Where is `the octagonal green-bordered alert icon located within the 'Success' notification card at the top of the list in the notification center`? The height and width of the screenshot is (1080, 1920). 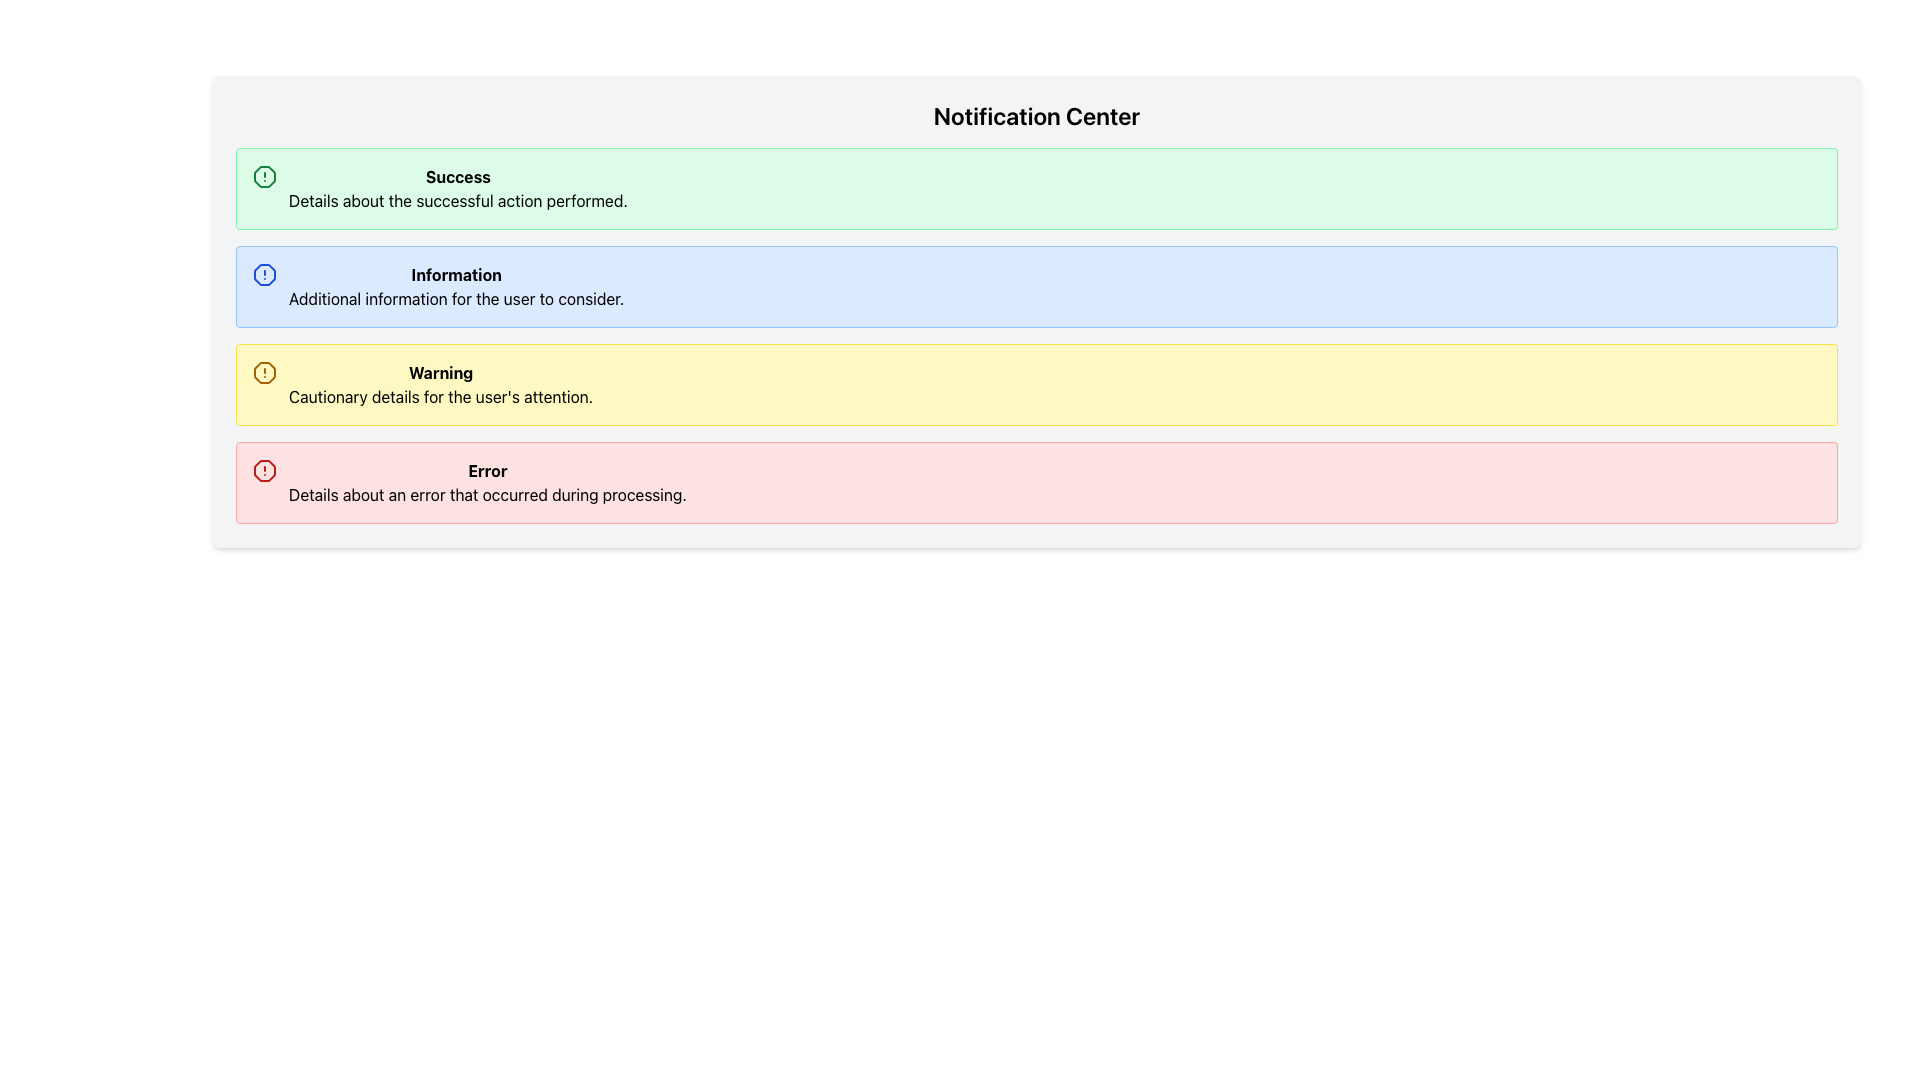
the octagonal green-bordered alert icon located within the 'Success' notification card at the top of the list in the notification center is located at coordinates (263, 176).